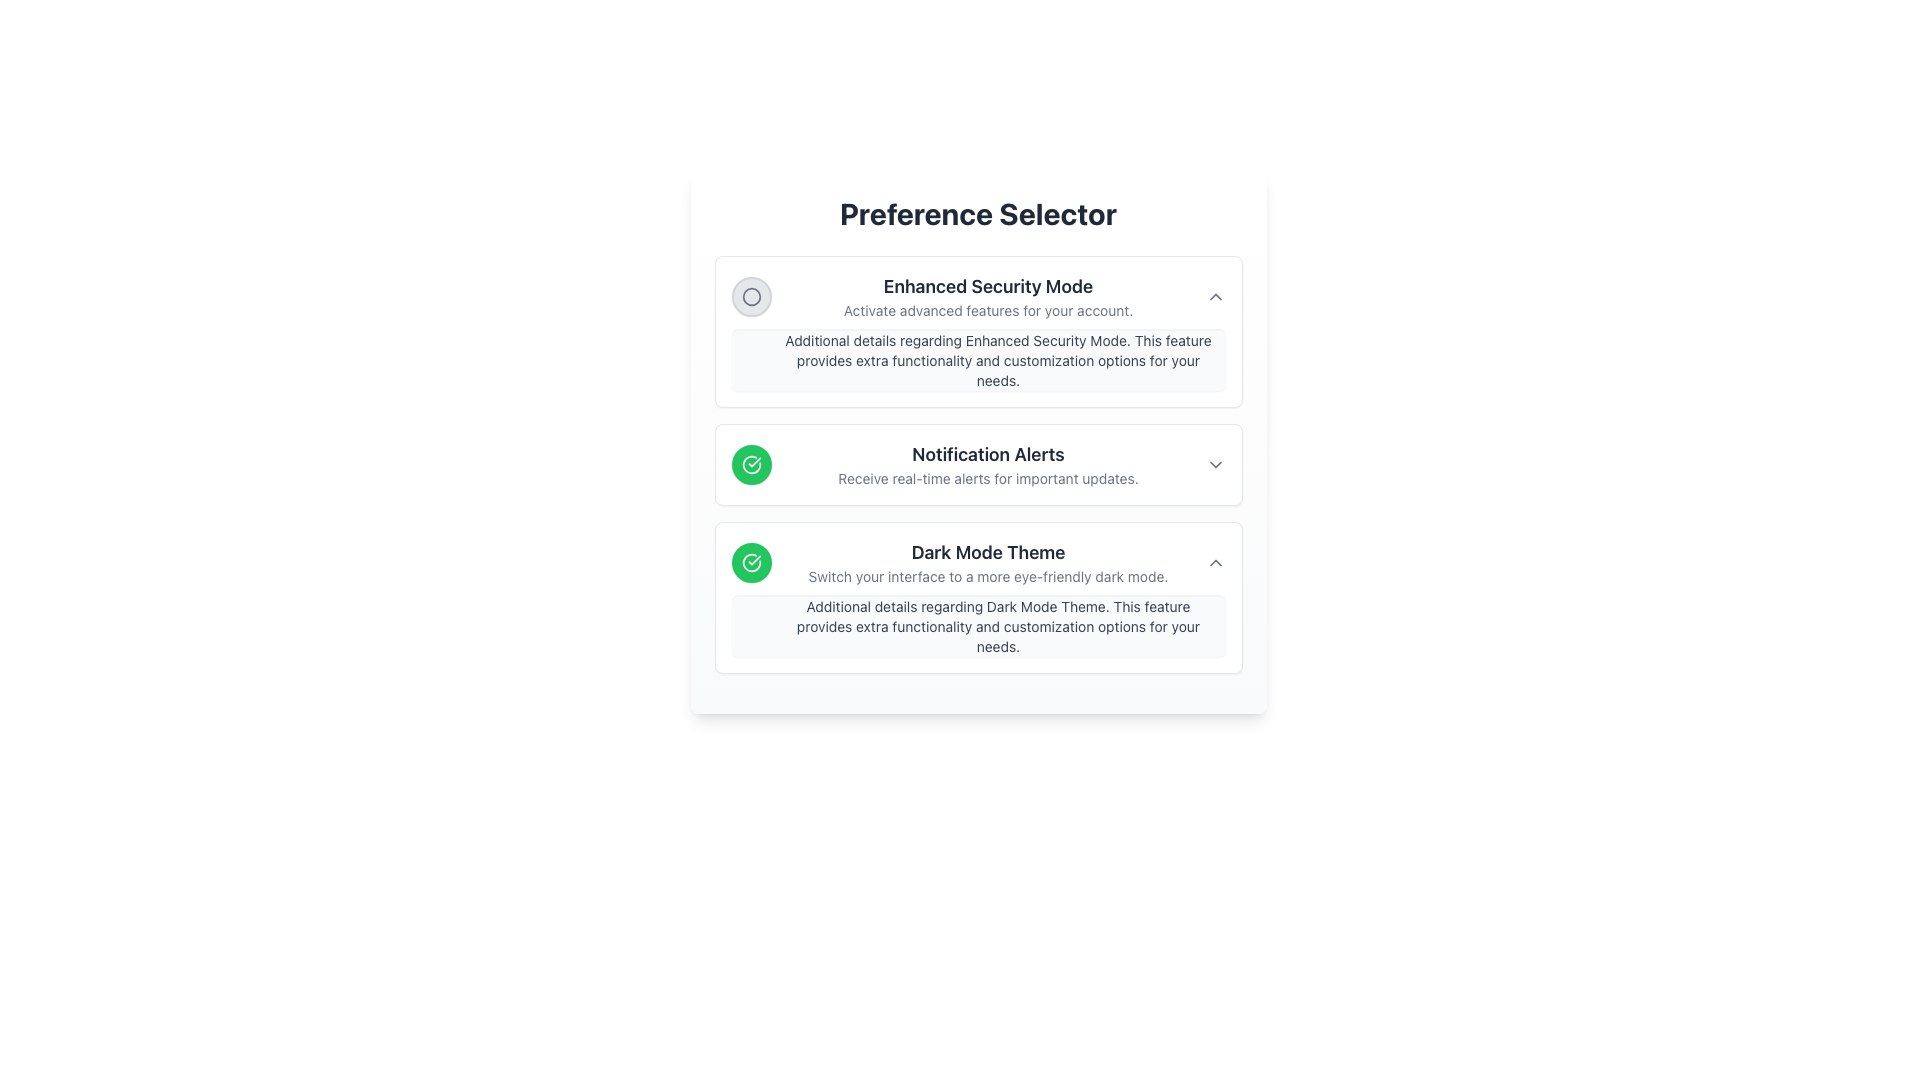  Describe the element at coordinates (988, 297) in the screenshot. I see `the 'Enhanced Security Mode' text block element, which features a bold title and a subtitle, located in the first row of the settings menu` at that location.